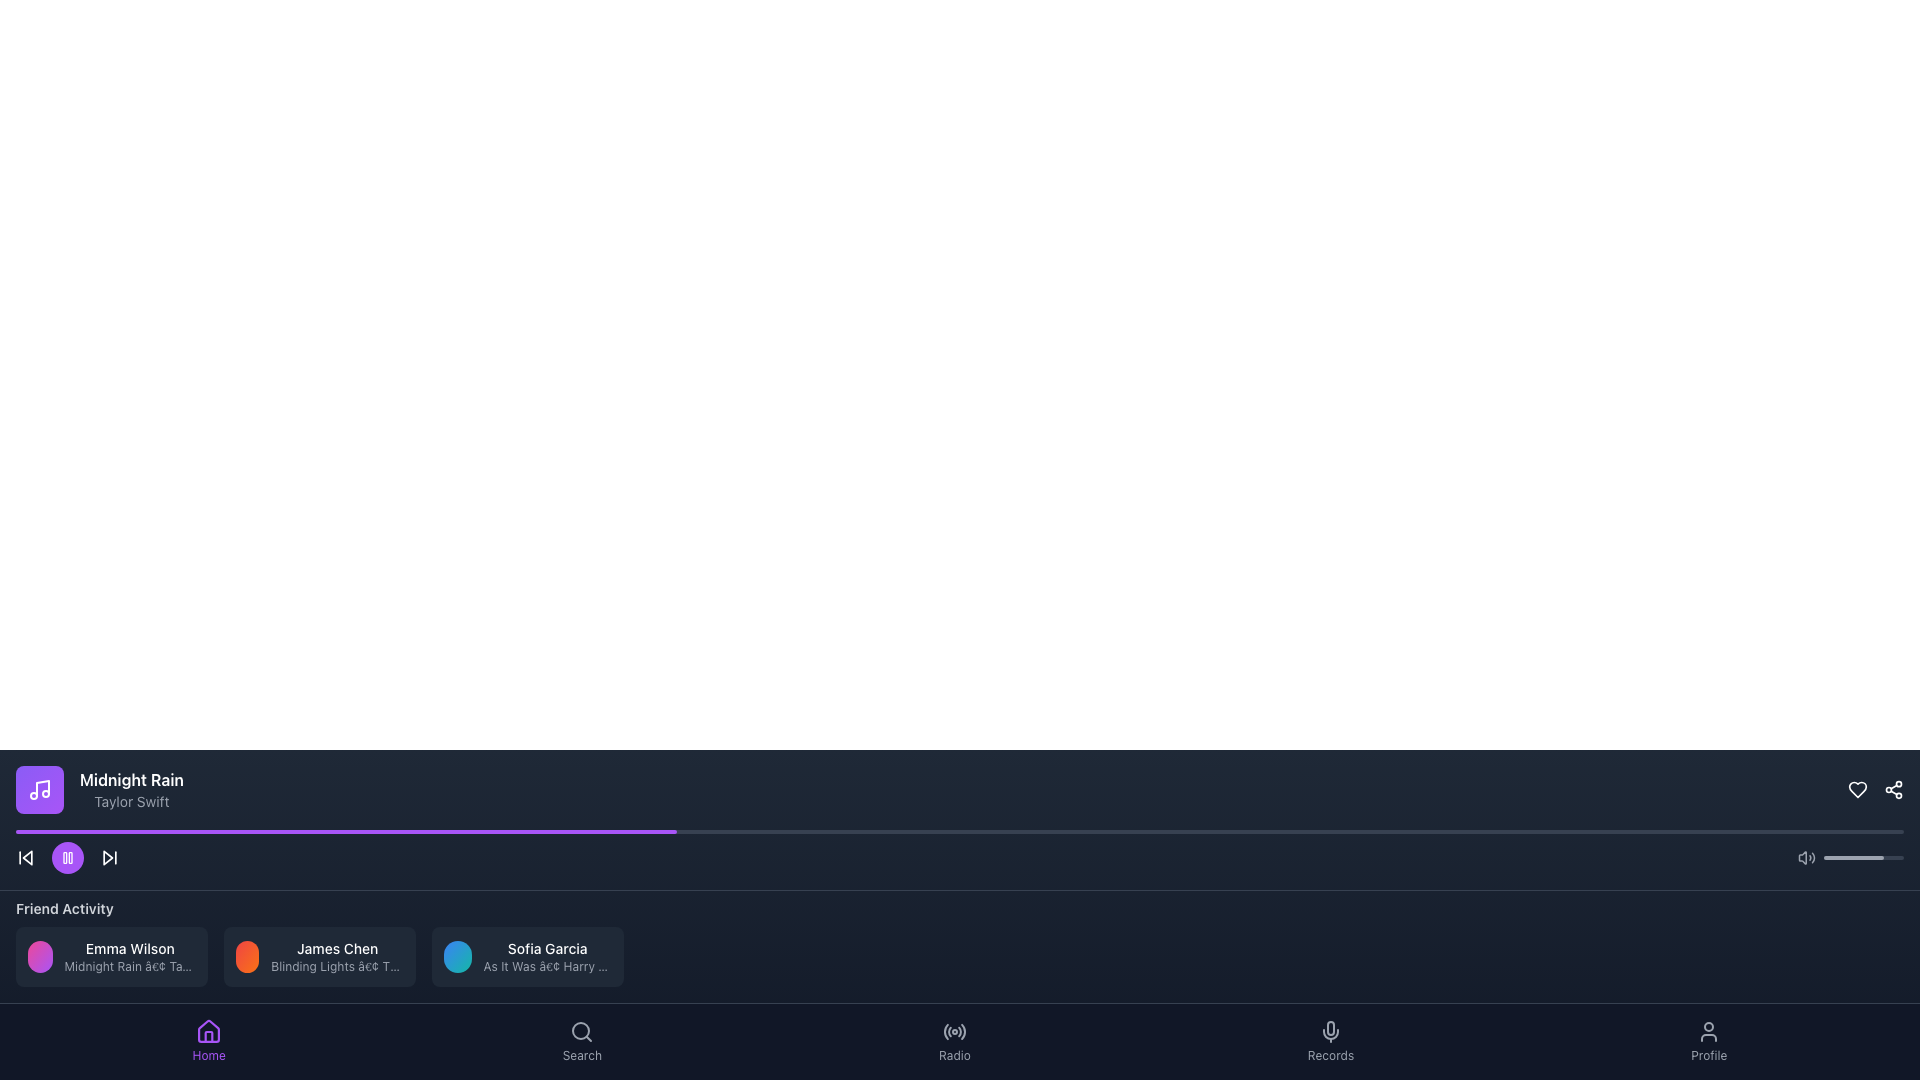 Image resolution: width=1920 pixels, height=1080 pixels. I want to click on the Information card displaying 'James Chen' and 'Blinding Lights • The Weeknd', located in the middle of the 'Friend Activity' section, so click(320, 955).